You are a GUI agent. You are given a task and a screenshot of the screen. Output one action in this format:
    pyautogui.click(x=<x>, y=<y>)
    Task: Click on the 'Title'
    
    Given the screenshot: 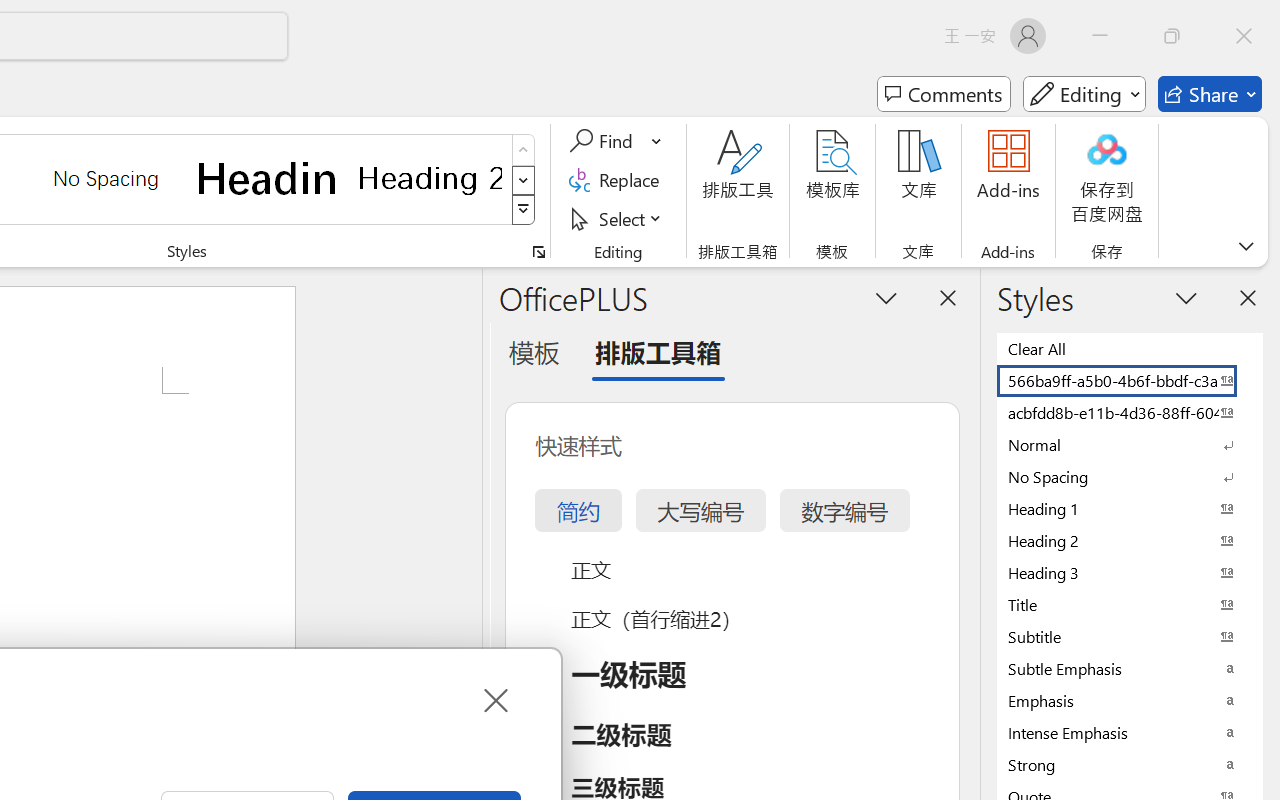 What is the action you would take?
    pyautogui.click(x=1130, y=604)
    